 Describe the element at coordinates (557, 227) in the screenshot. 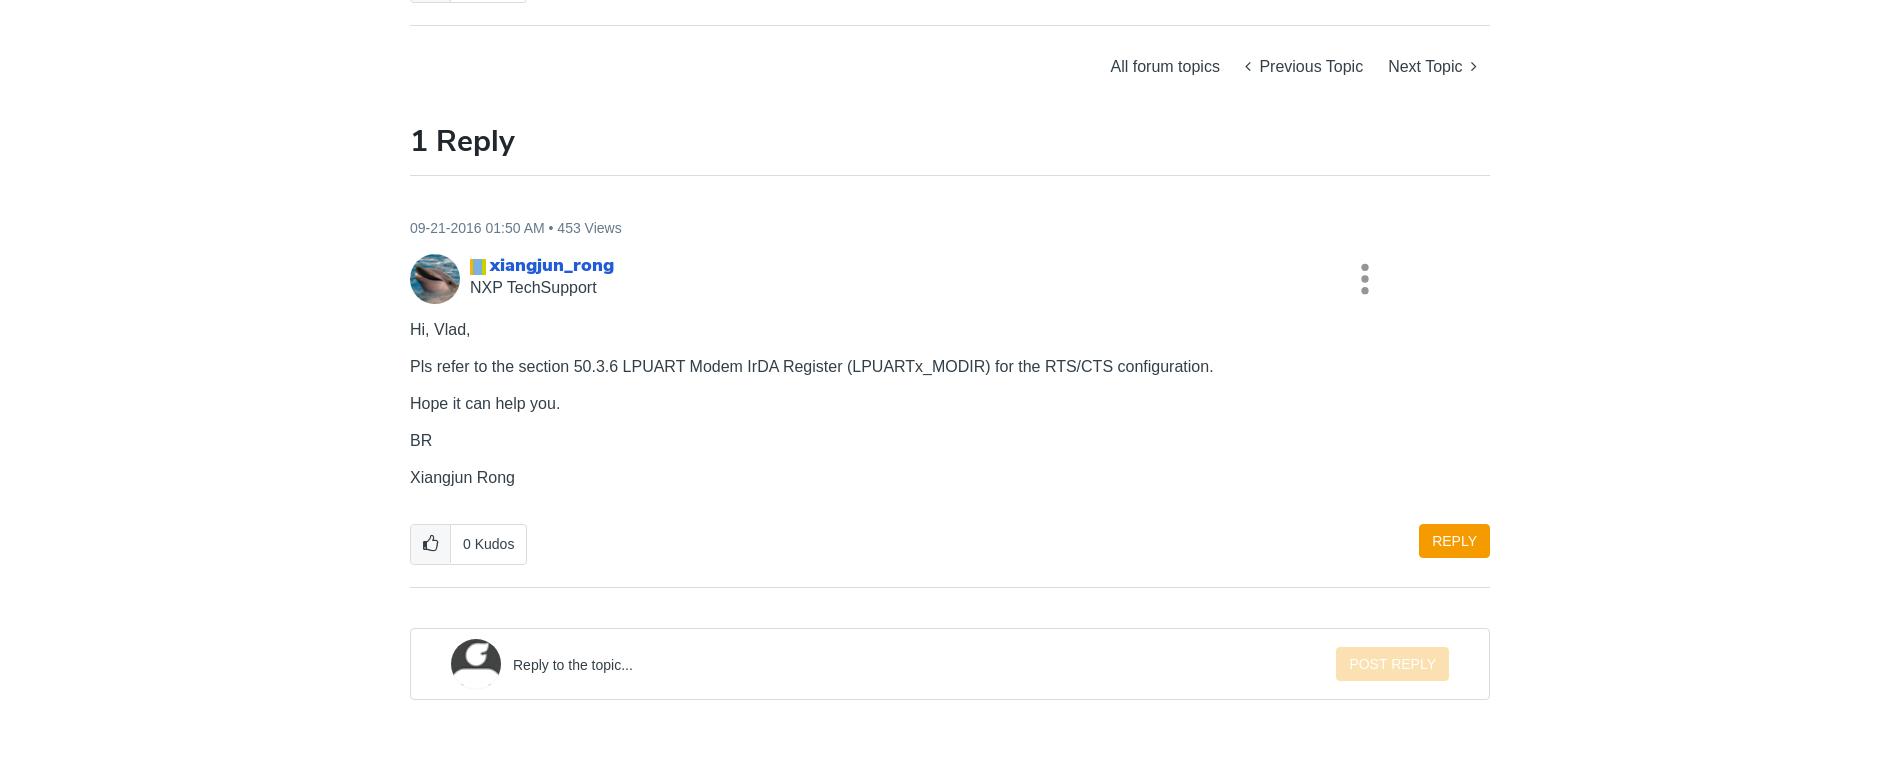

I see `'453 Views'` at that location.